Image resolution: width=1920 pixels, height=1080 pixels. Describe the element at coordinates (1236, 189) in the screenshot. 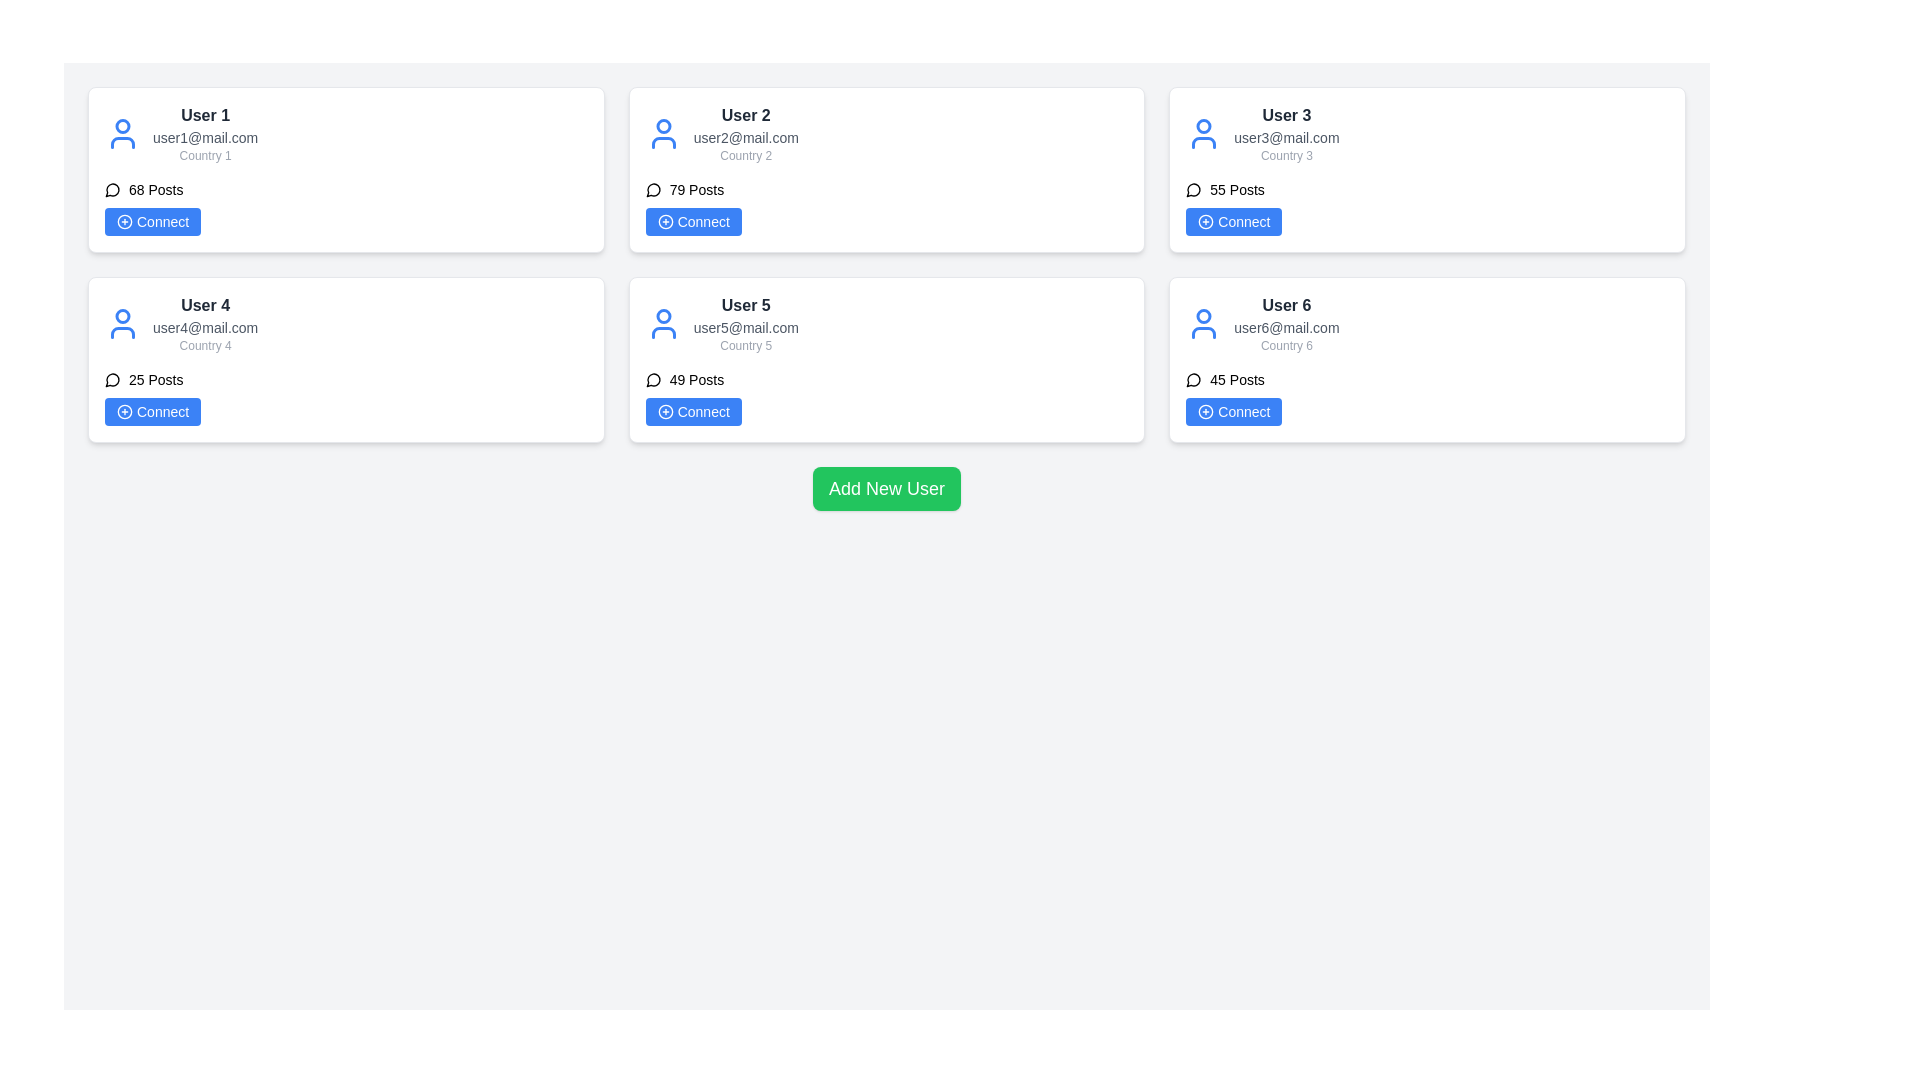

I see `the static text label displaying '55 Posts' located beneath the 'User 3' title and above the blue 'Connect' button in the top-right card of the grid layout` at that location.